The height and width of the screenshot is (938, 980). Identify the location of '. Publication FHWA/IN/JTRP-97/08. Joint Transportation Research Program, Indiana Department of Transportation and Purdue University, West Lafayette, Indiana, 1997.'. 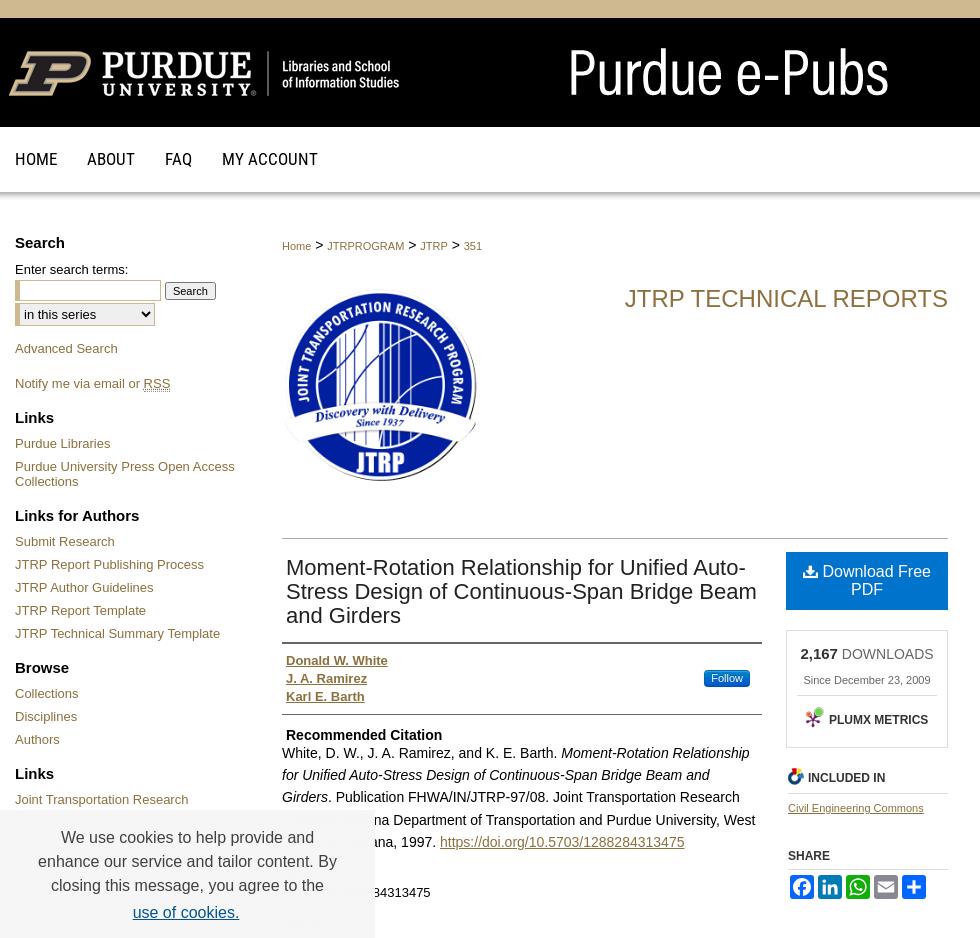
(518, 819).